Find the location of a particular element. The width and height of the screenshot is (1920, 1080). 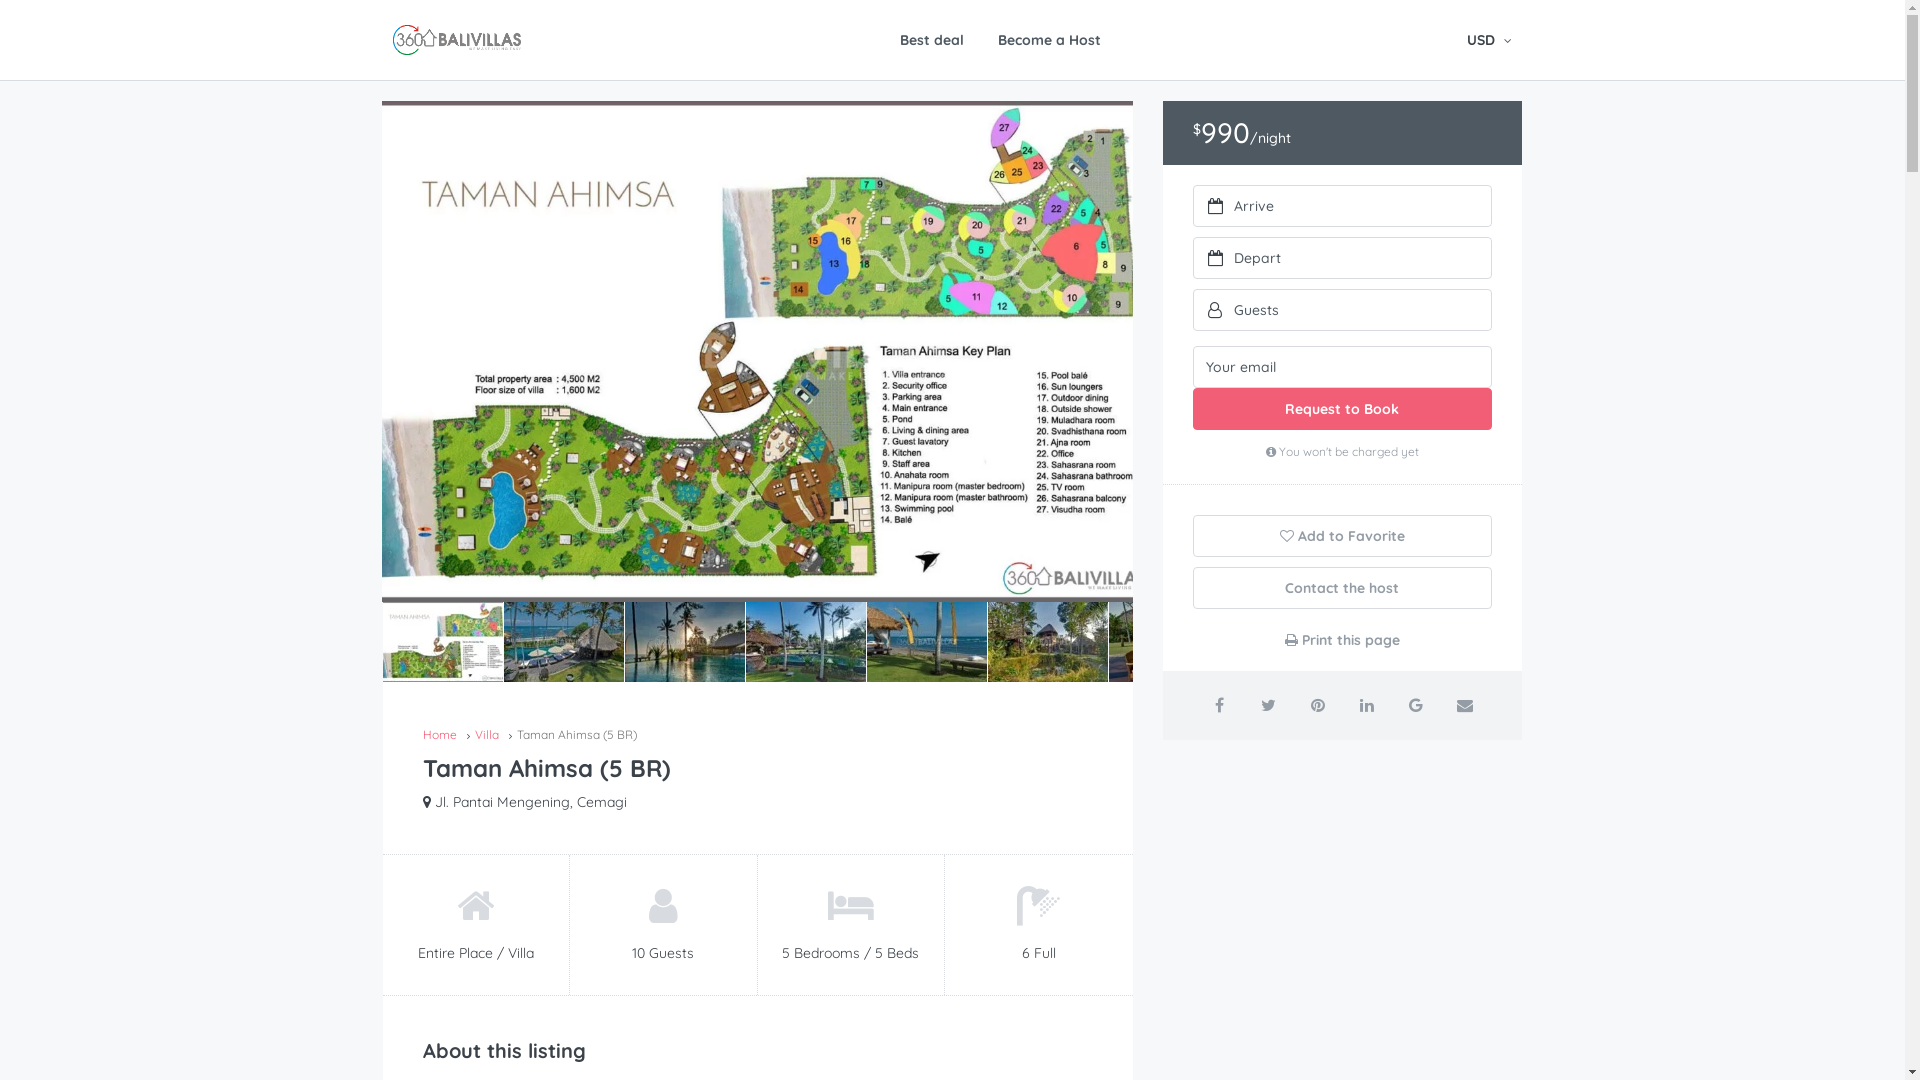

'360 Bali Villas - What you see is what you get' is located at coordinates (455, 39).